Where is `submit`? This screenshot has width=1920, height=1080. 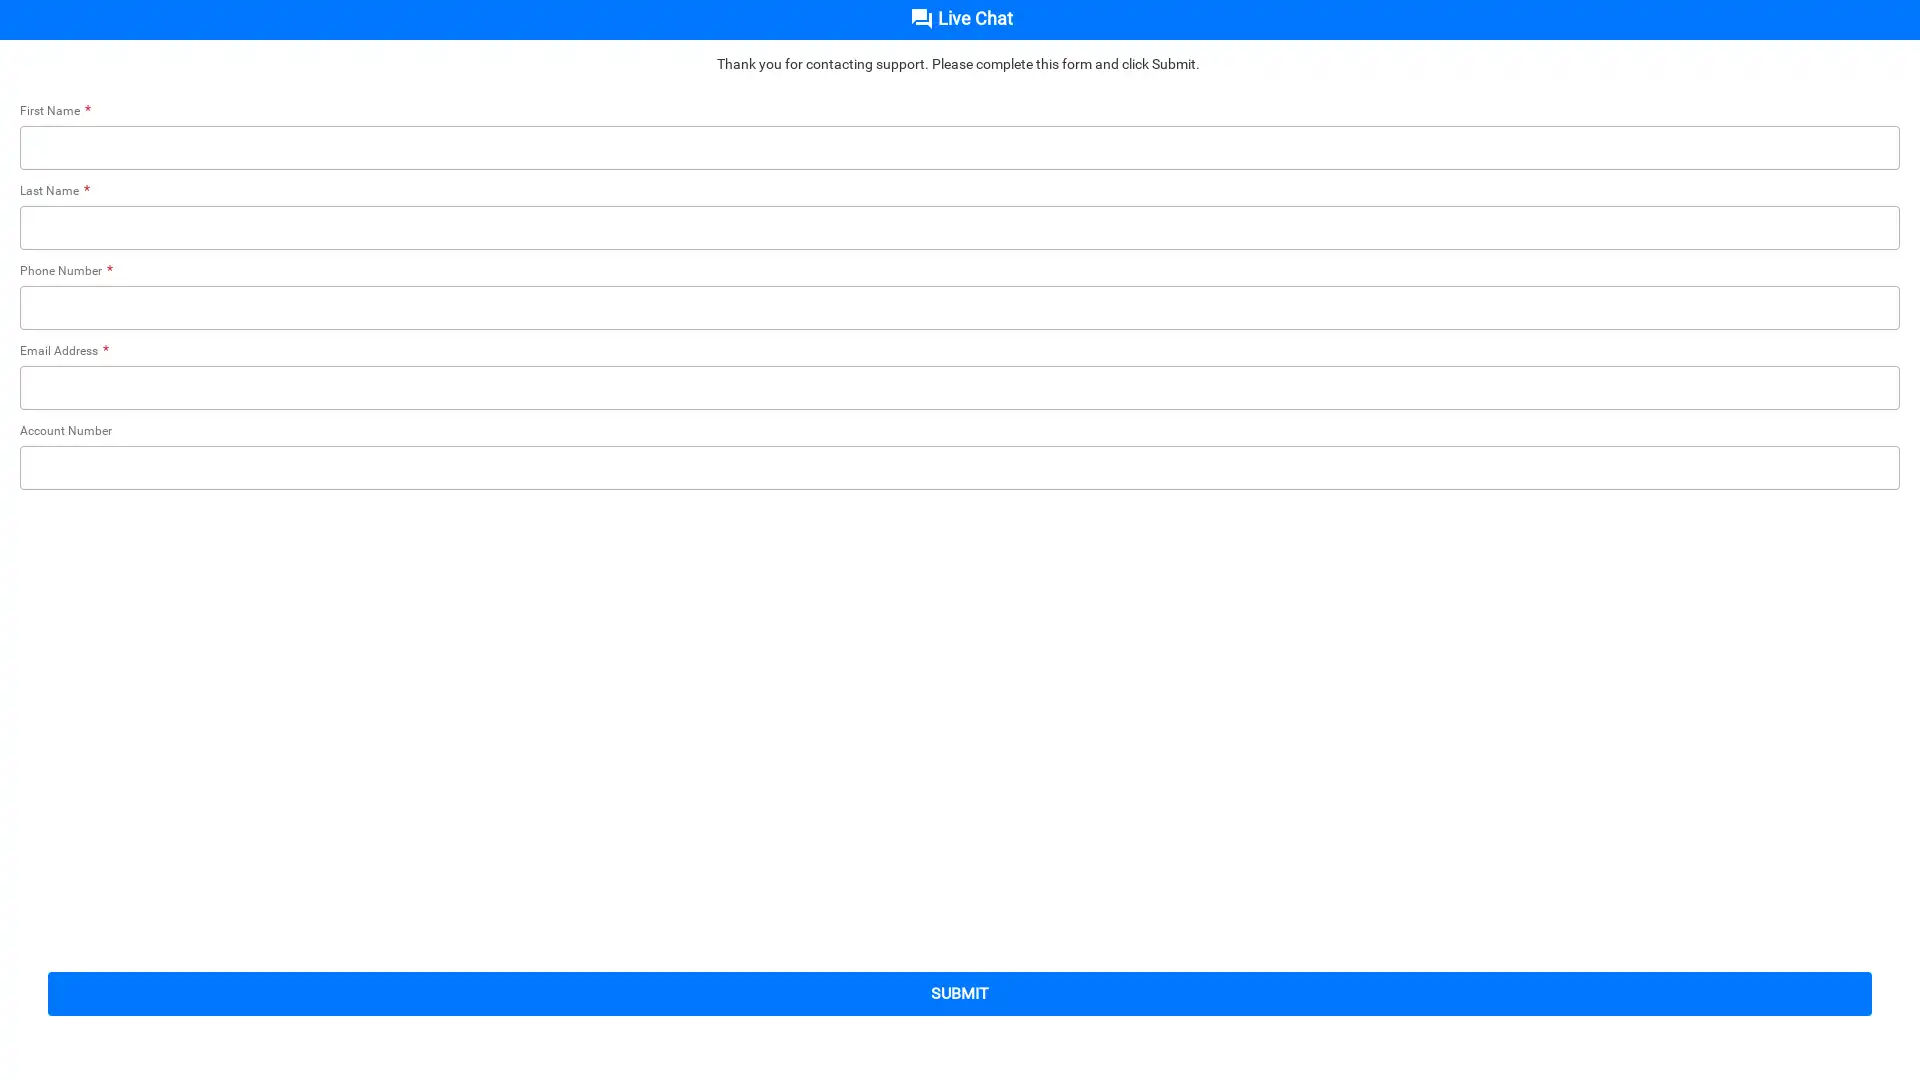 submit is located at coordinates (960, 994).